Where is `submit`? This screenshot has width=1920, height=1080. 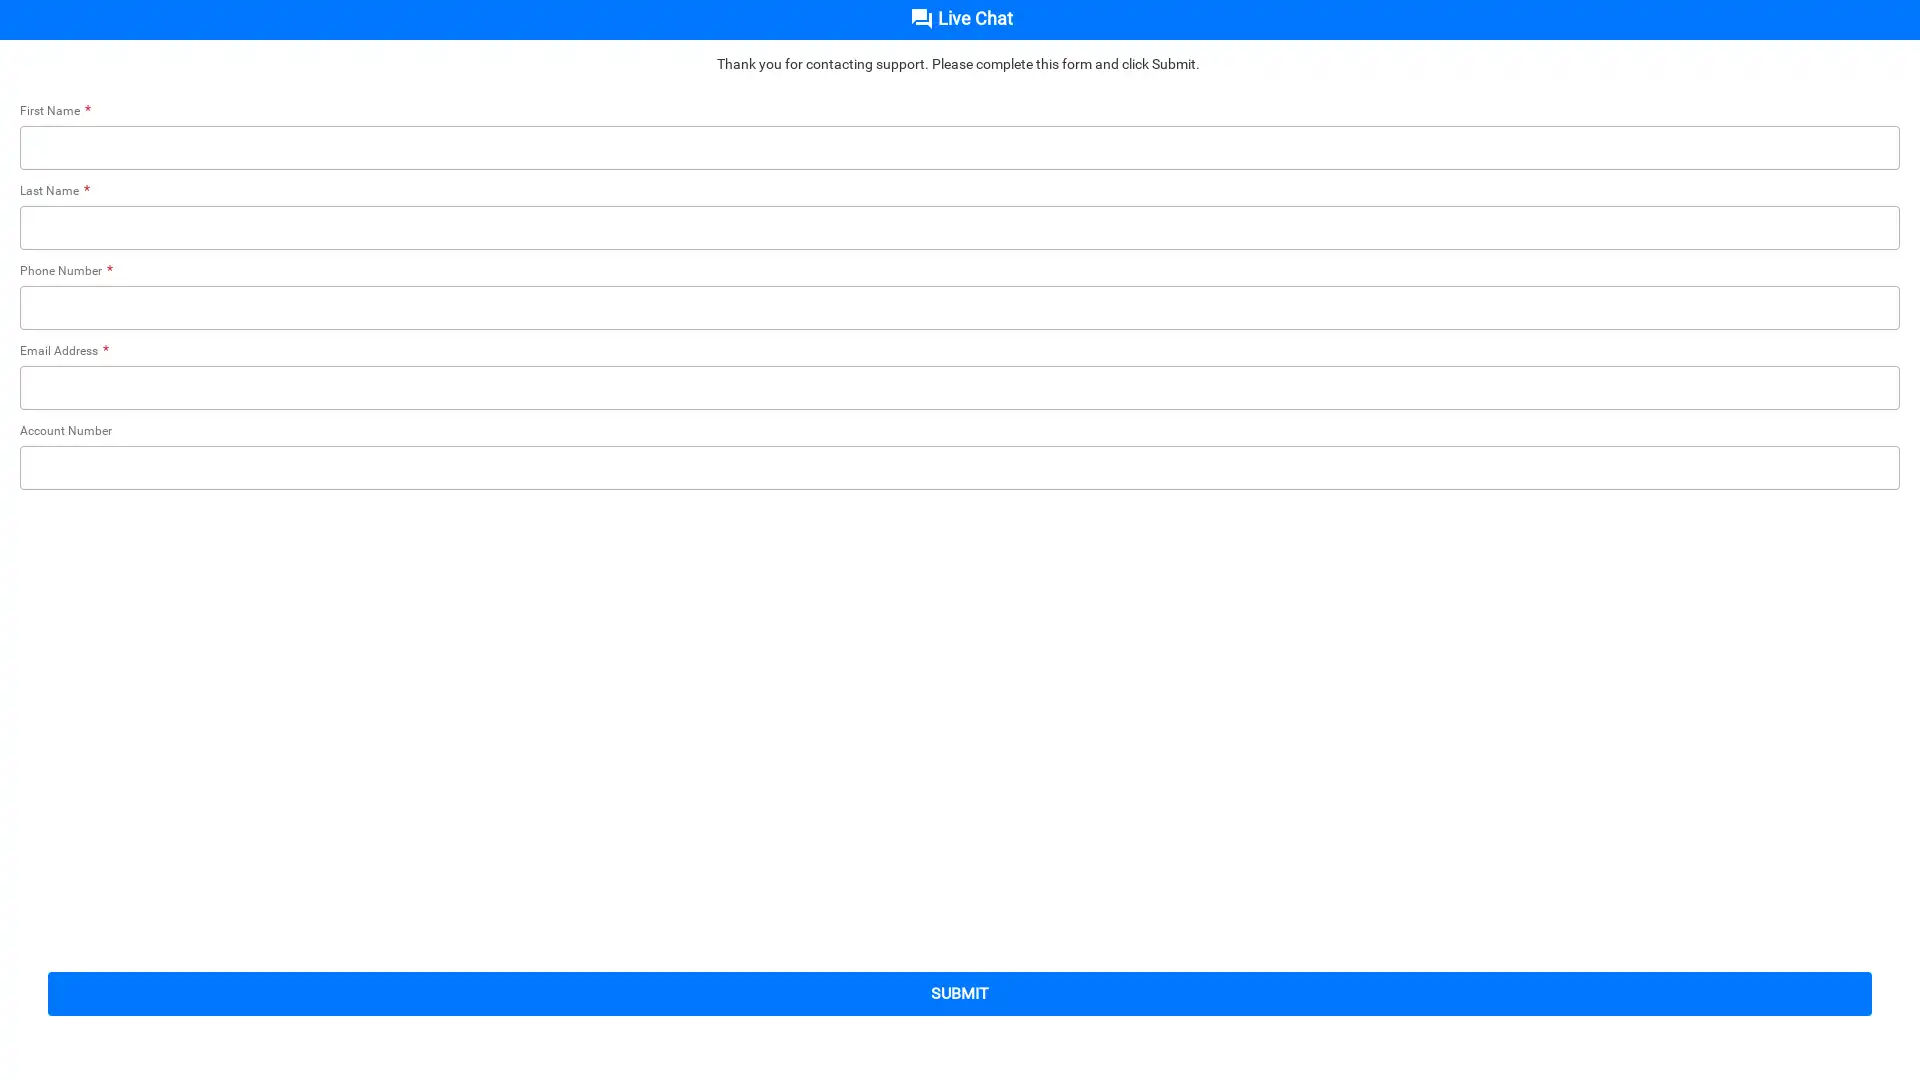 submit is located at coordinates (960, 994).